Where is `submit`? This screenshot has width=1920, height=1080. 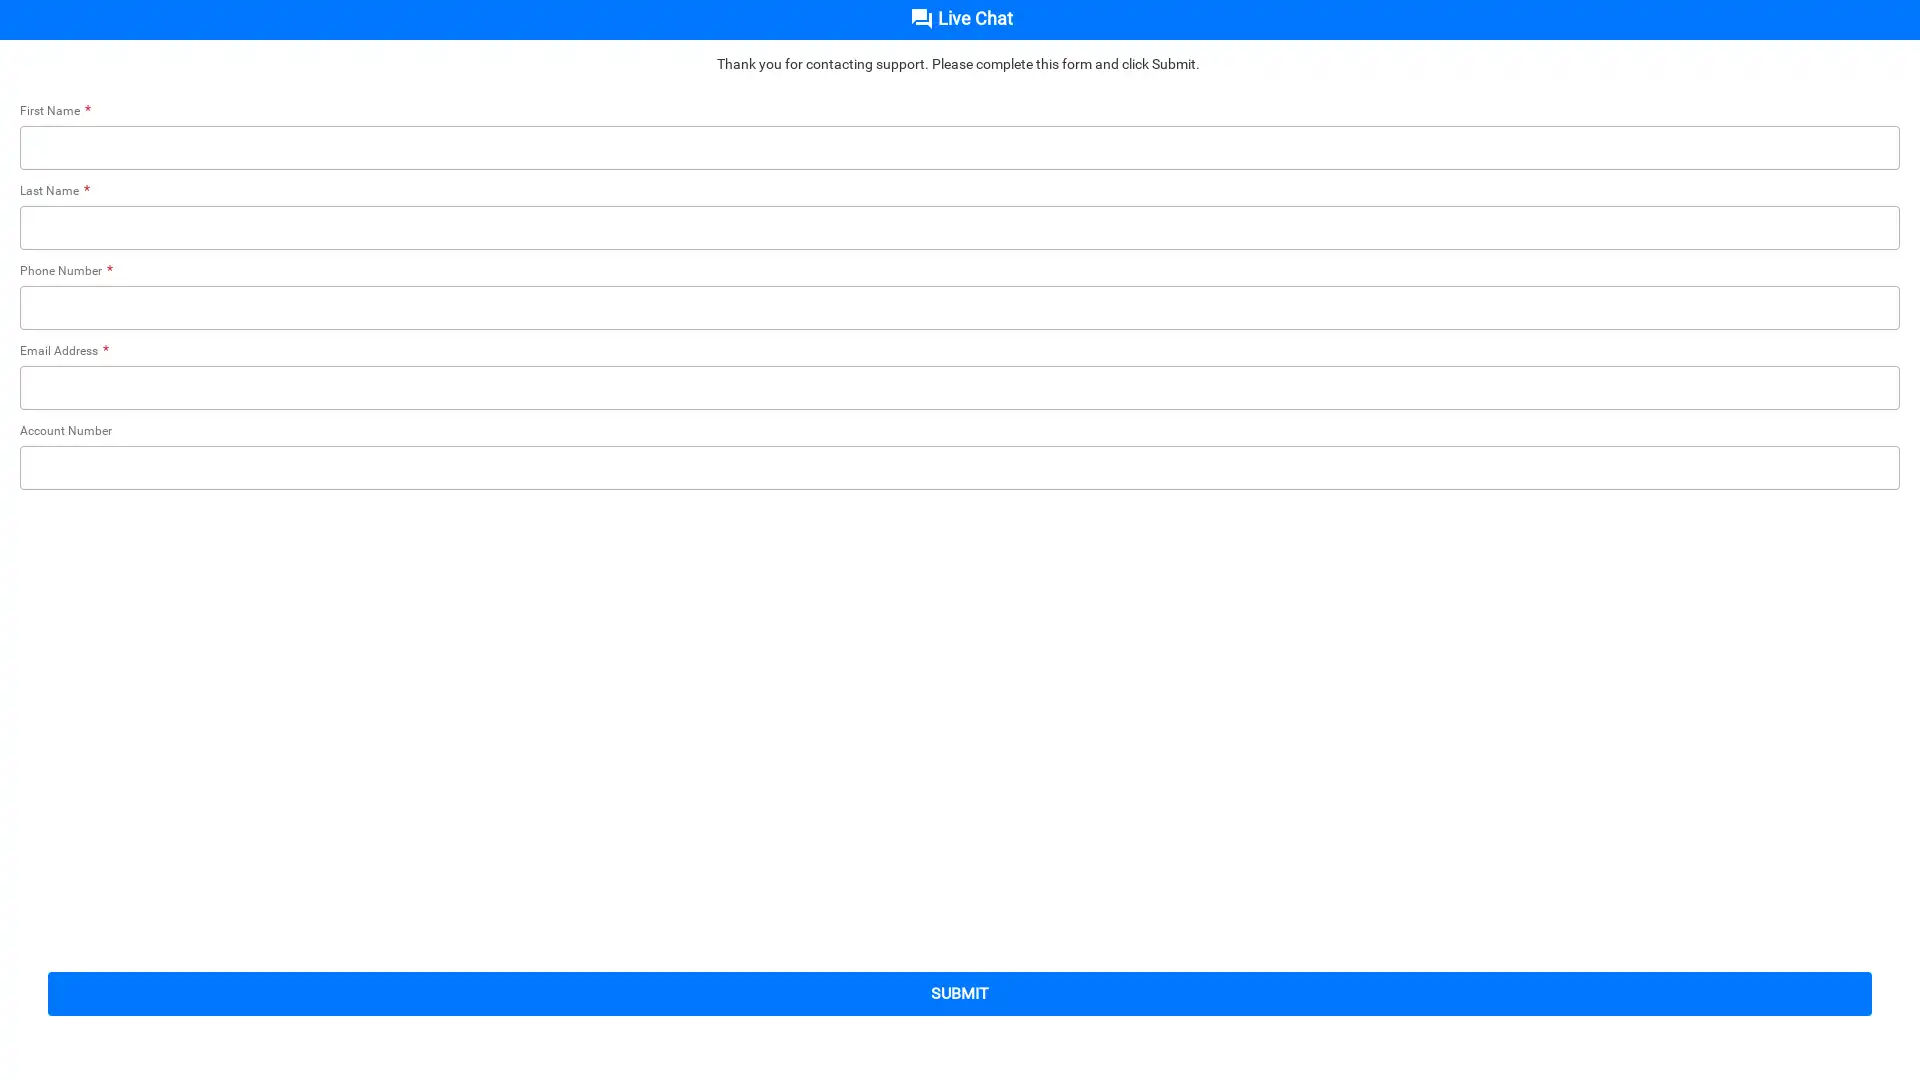 submit is located at coordinates (960, 994).